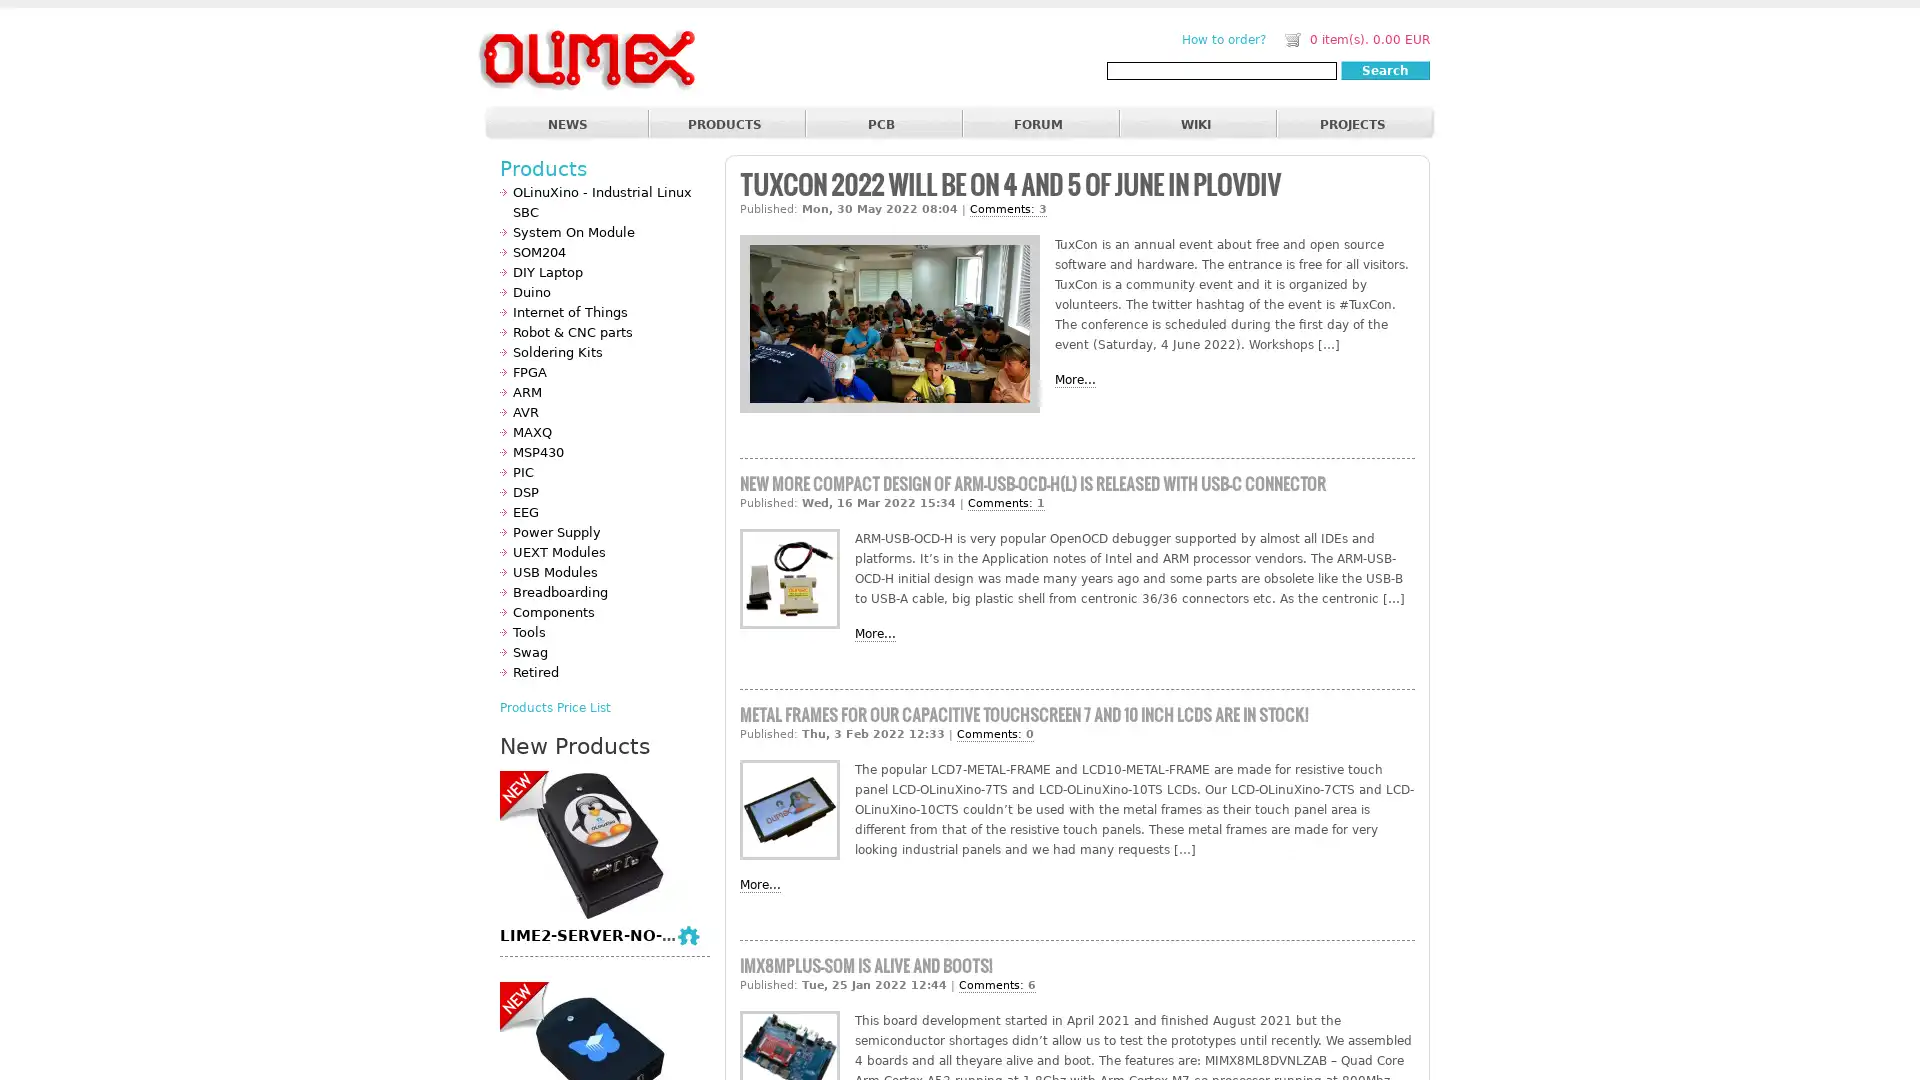 Image resolution: width=1920 pixels, height=1080 pixels. What do you see at coordinates (1384, 69) in the screenshot?
I see `Search` at bounding box center [1384, 69].